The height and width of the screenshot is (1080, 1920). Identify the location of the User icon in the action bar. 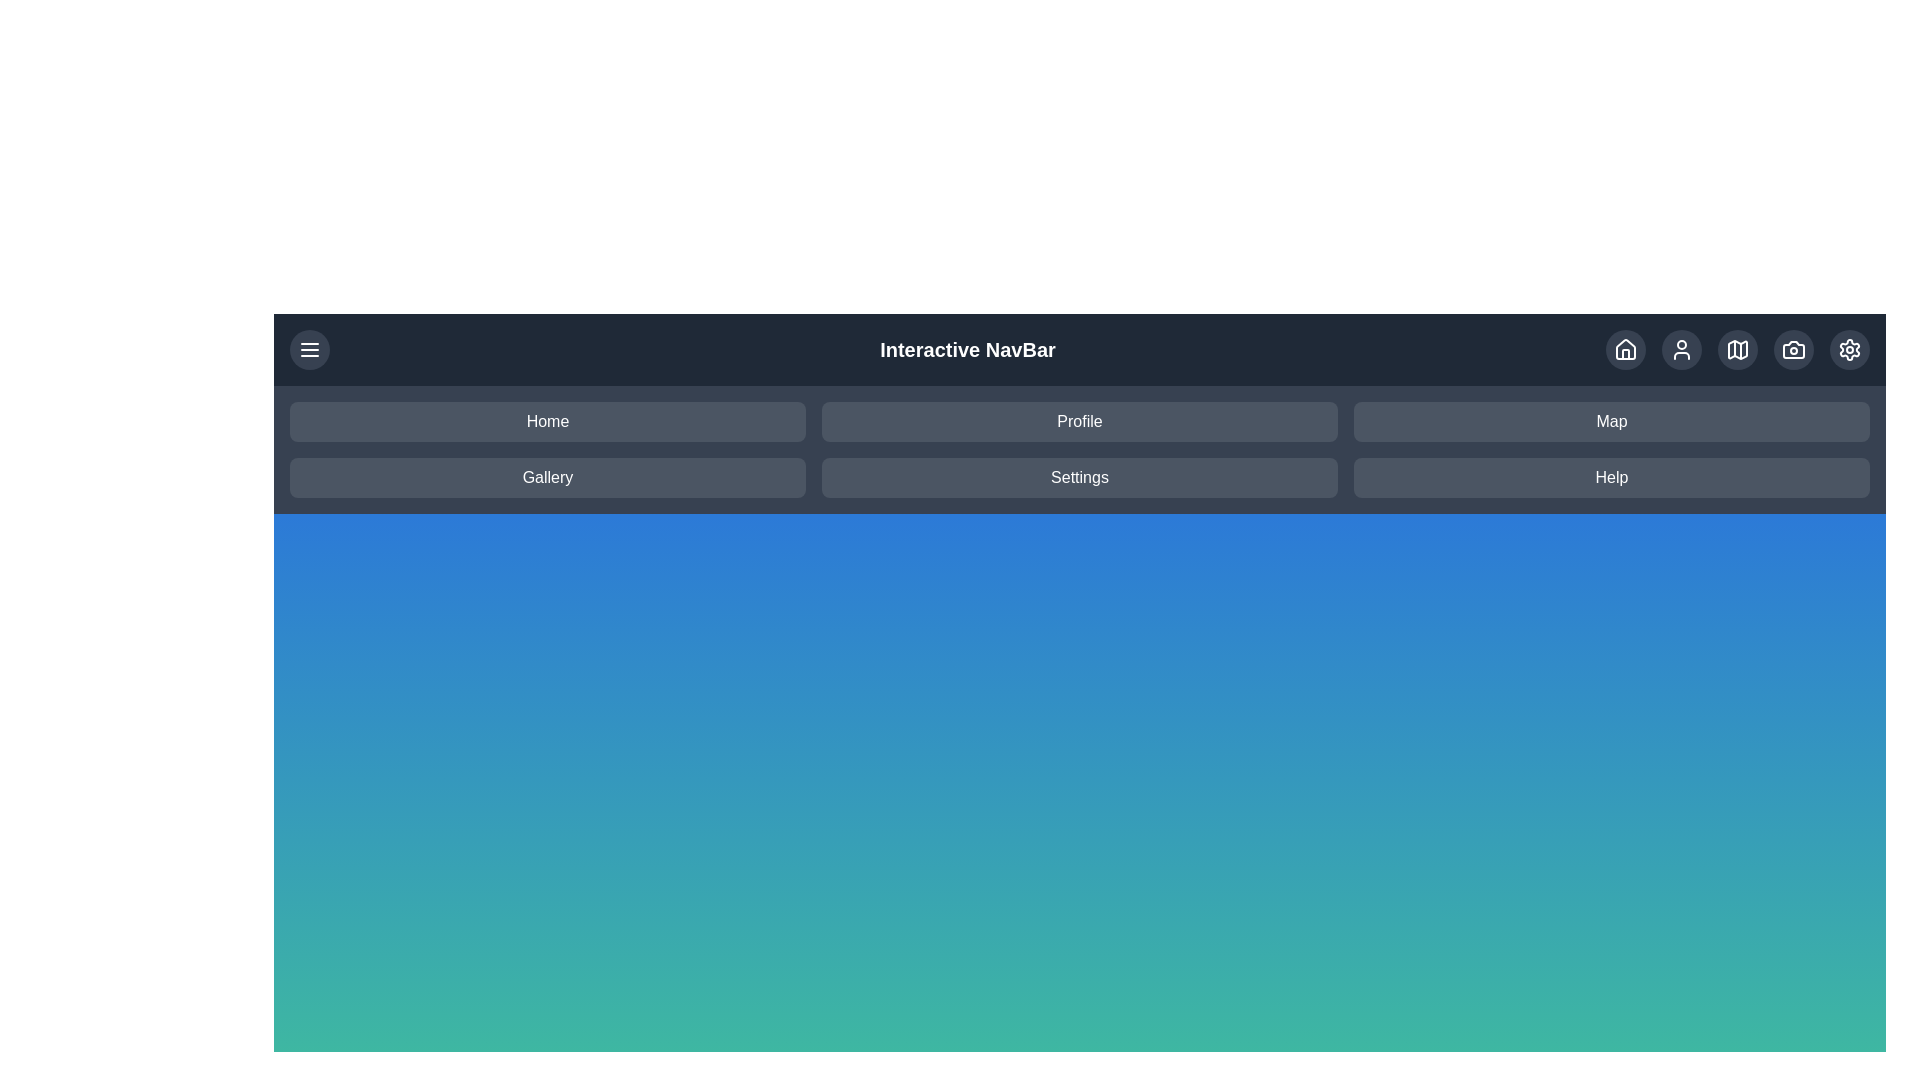
(1680, 349).